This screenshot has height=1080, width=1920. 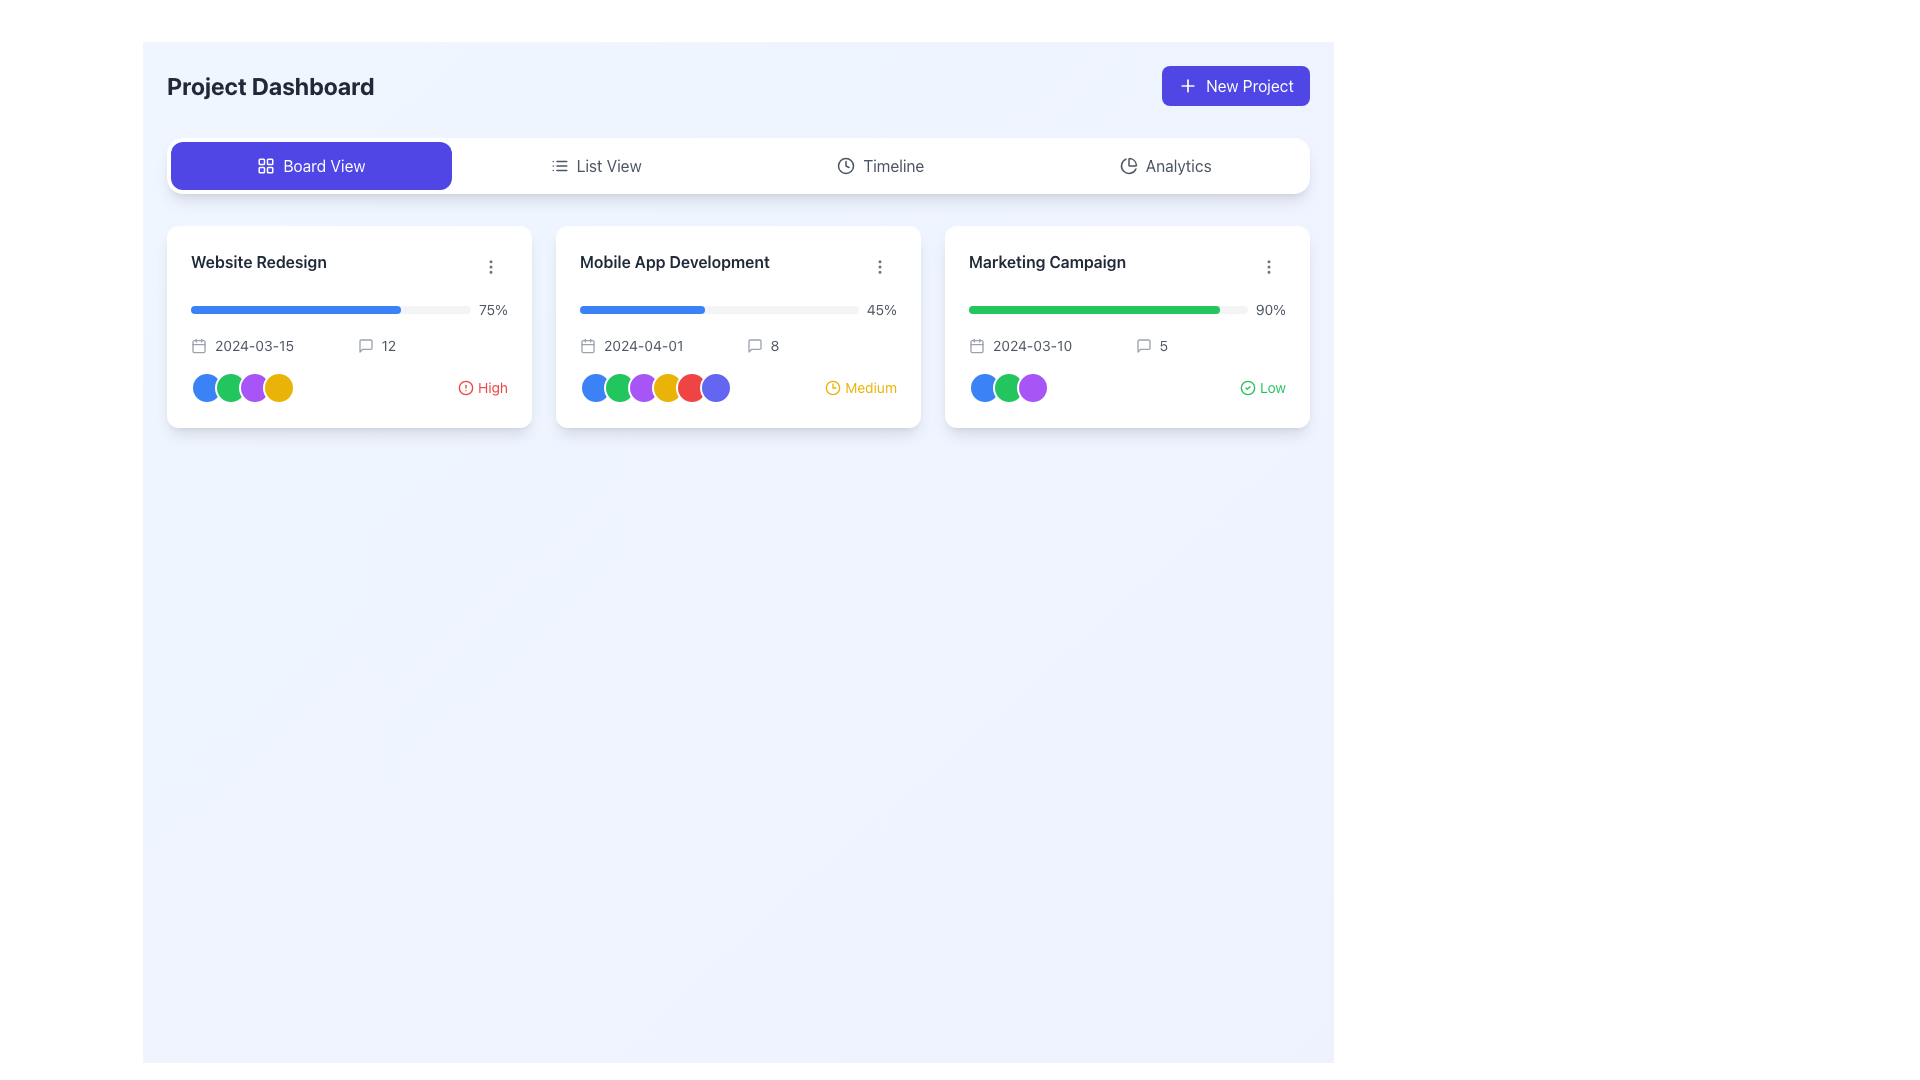 What do you see at coordinates (1032, 388) in the screenshot?
I see `the Decorative badge, which is a circular element with a purple background and white border, located in the bottom-left section of the 'Marketing Campaign' card` at bounding box center [1032, 388].